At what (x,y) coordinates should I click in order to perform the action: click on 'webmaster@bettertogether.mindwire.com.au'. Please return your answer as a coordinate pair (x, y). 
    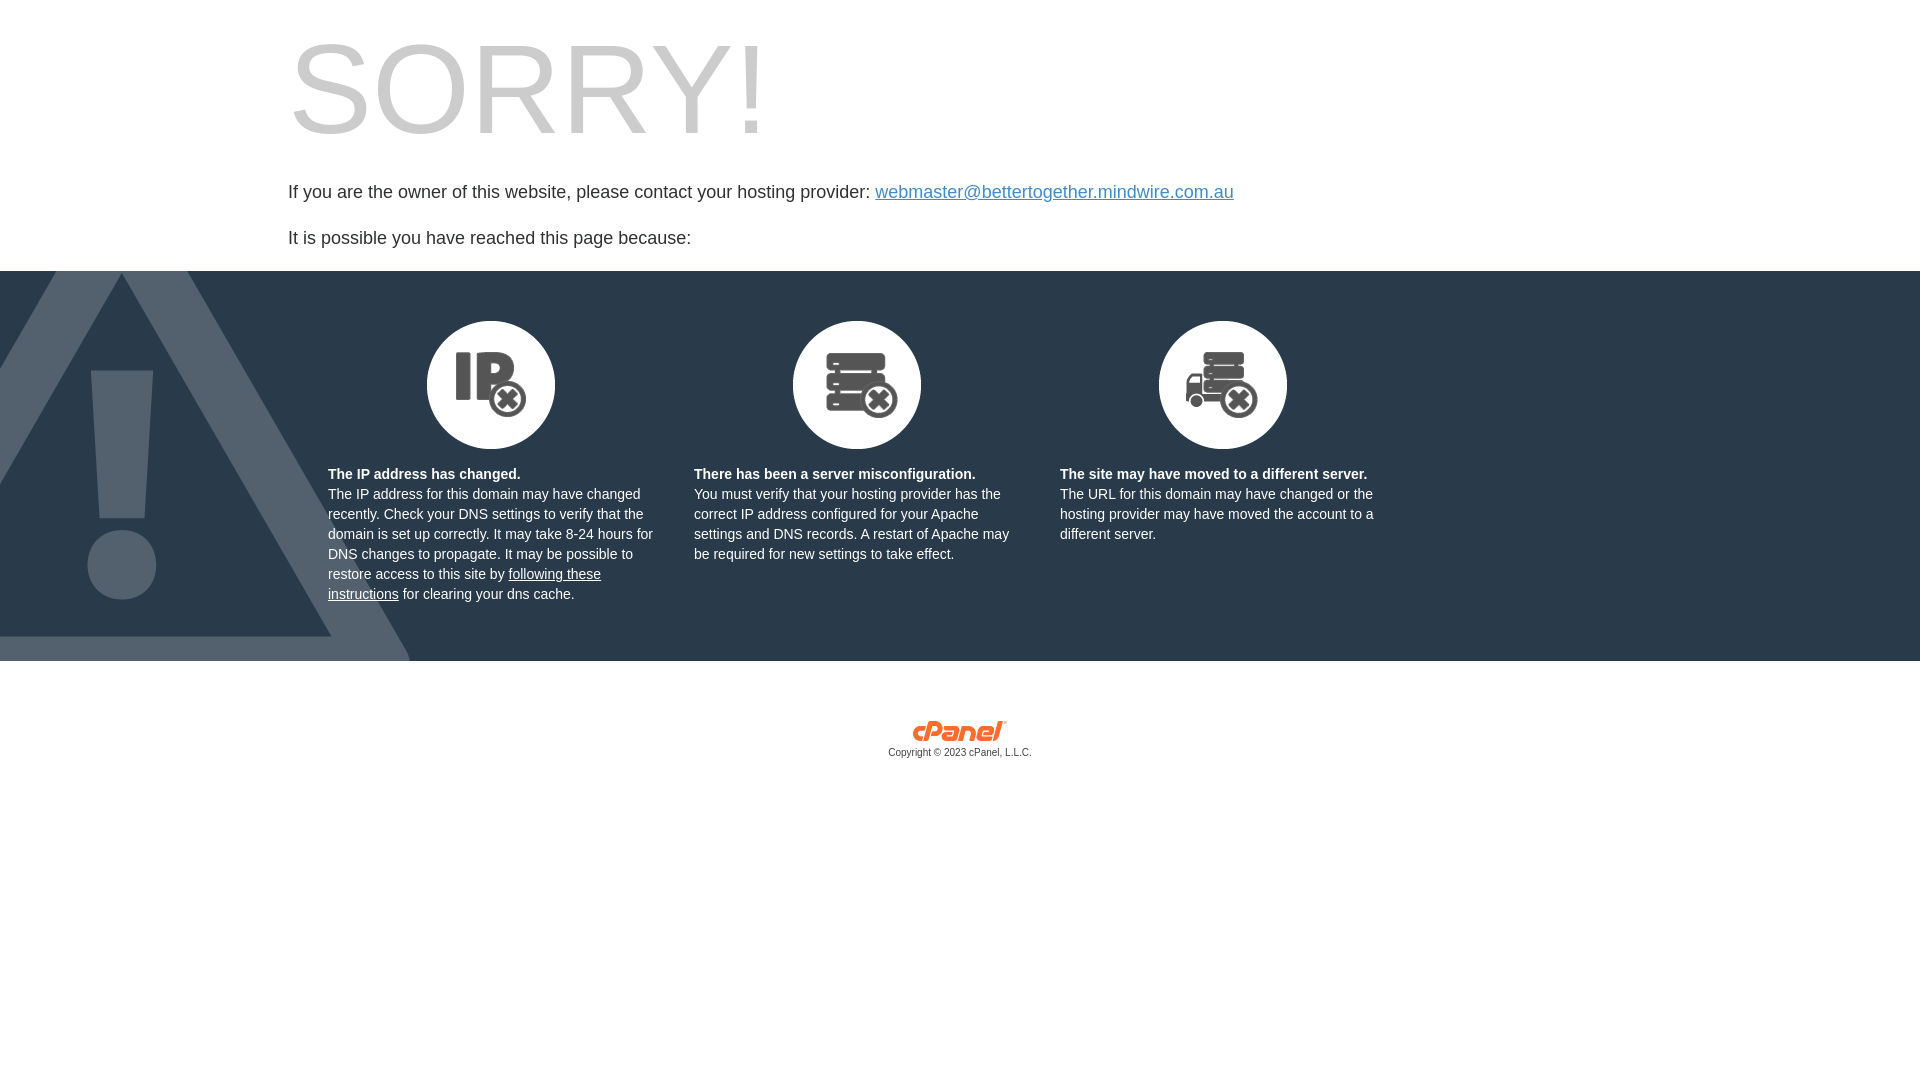
    Looking at the image, I should click on (1053, 192).